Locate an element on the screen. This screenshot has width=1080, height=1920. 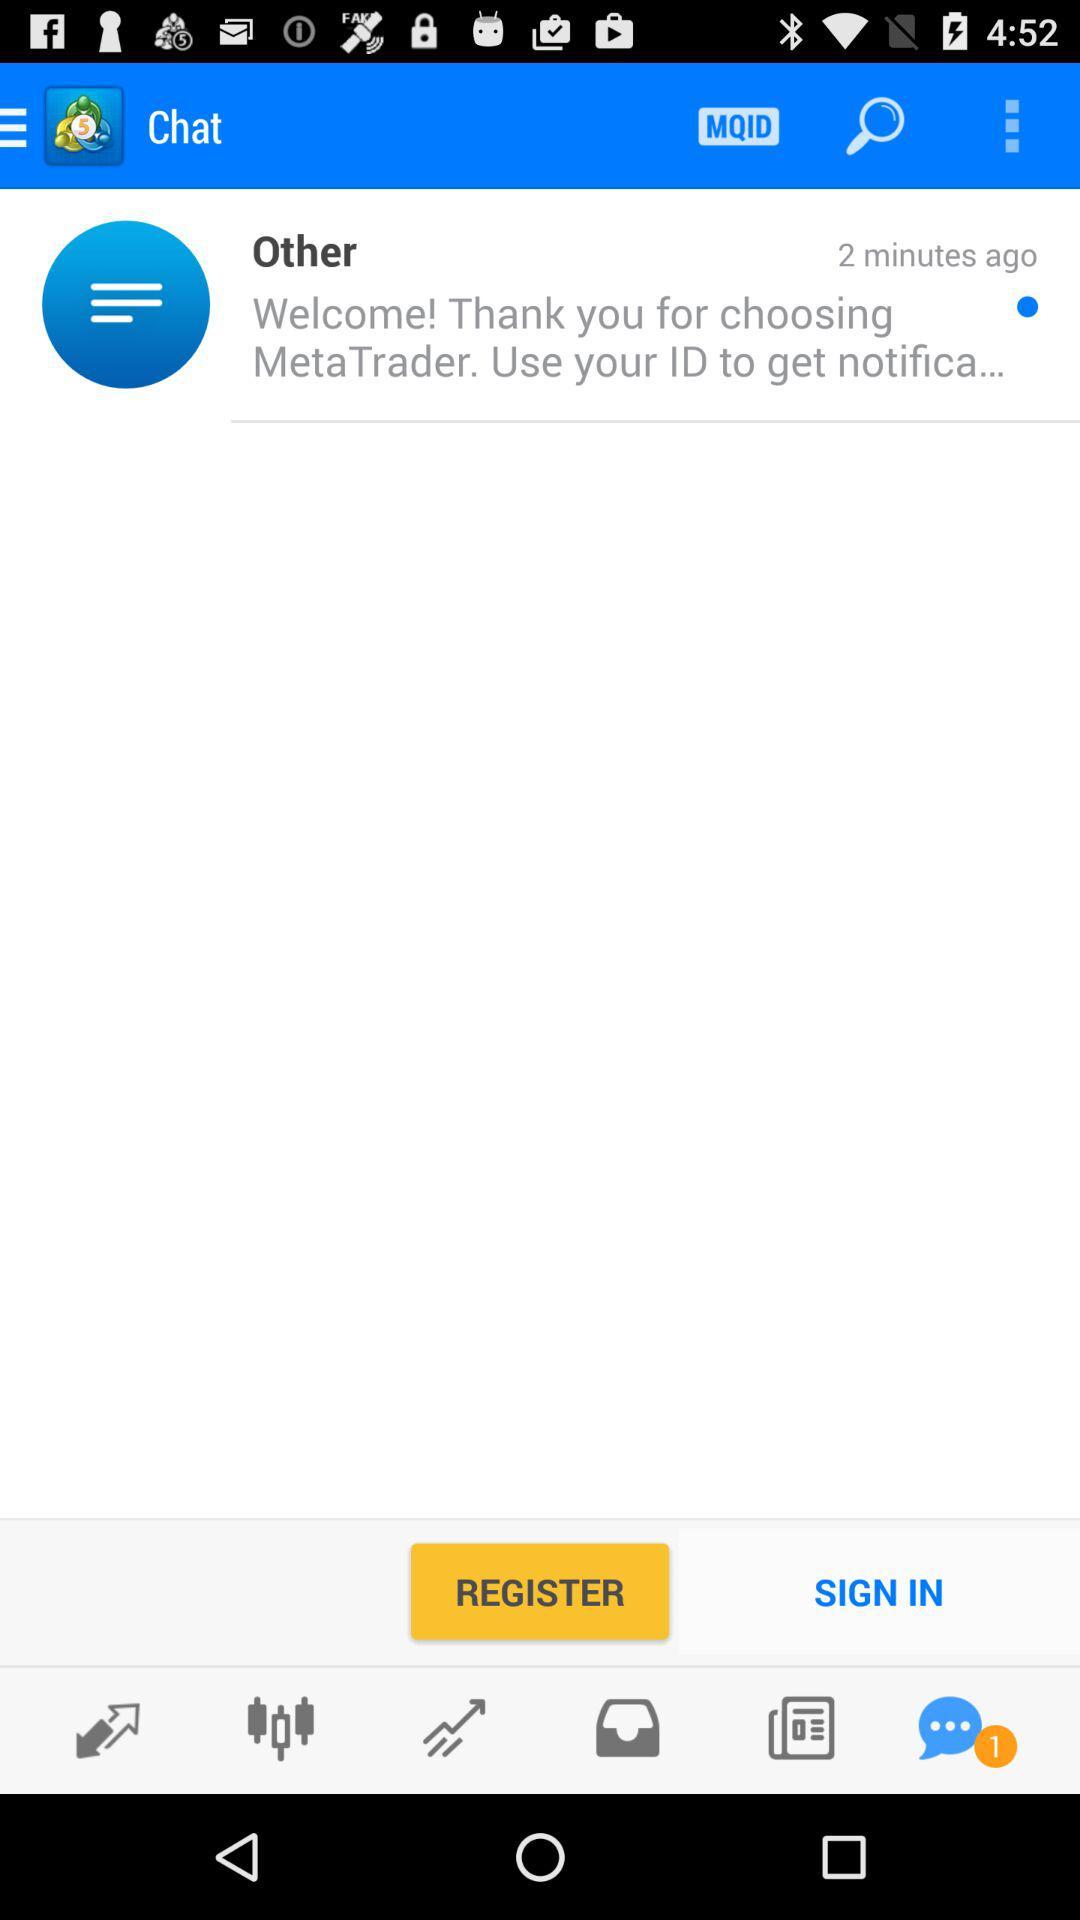
the icon next to the other icon is located at coordinates (696, 255).